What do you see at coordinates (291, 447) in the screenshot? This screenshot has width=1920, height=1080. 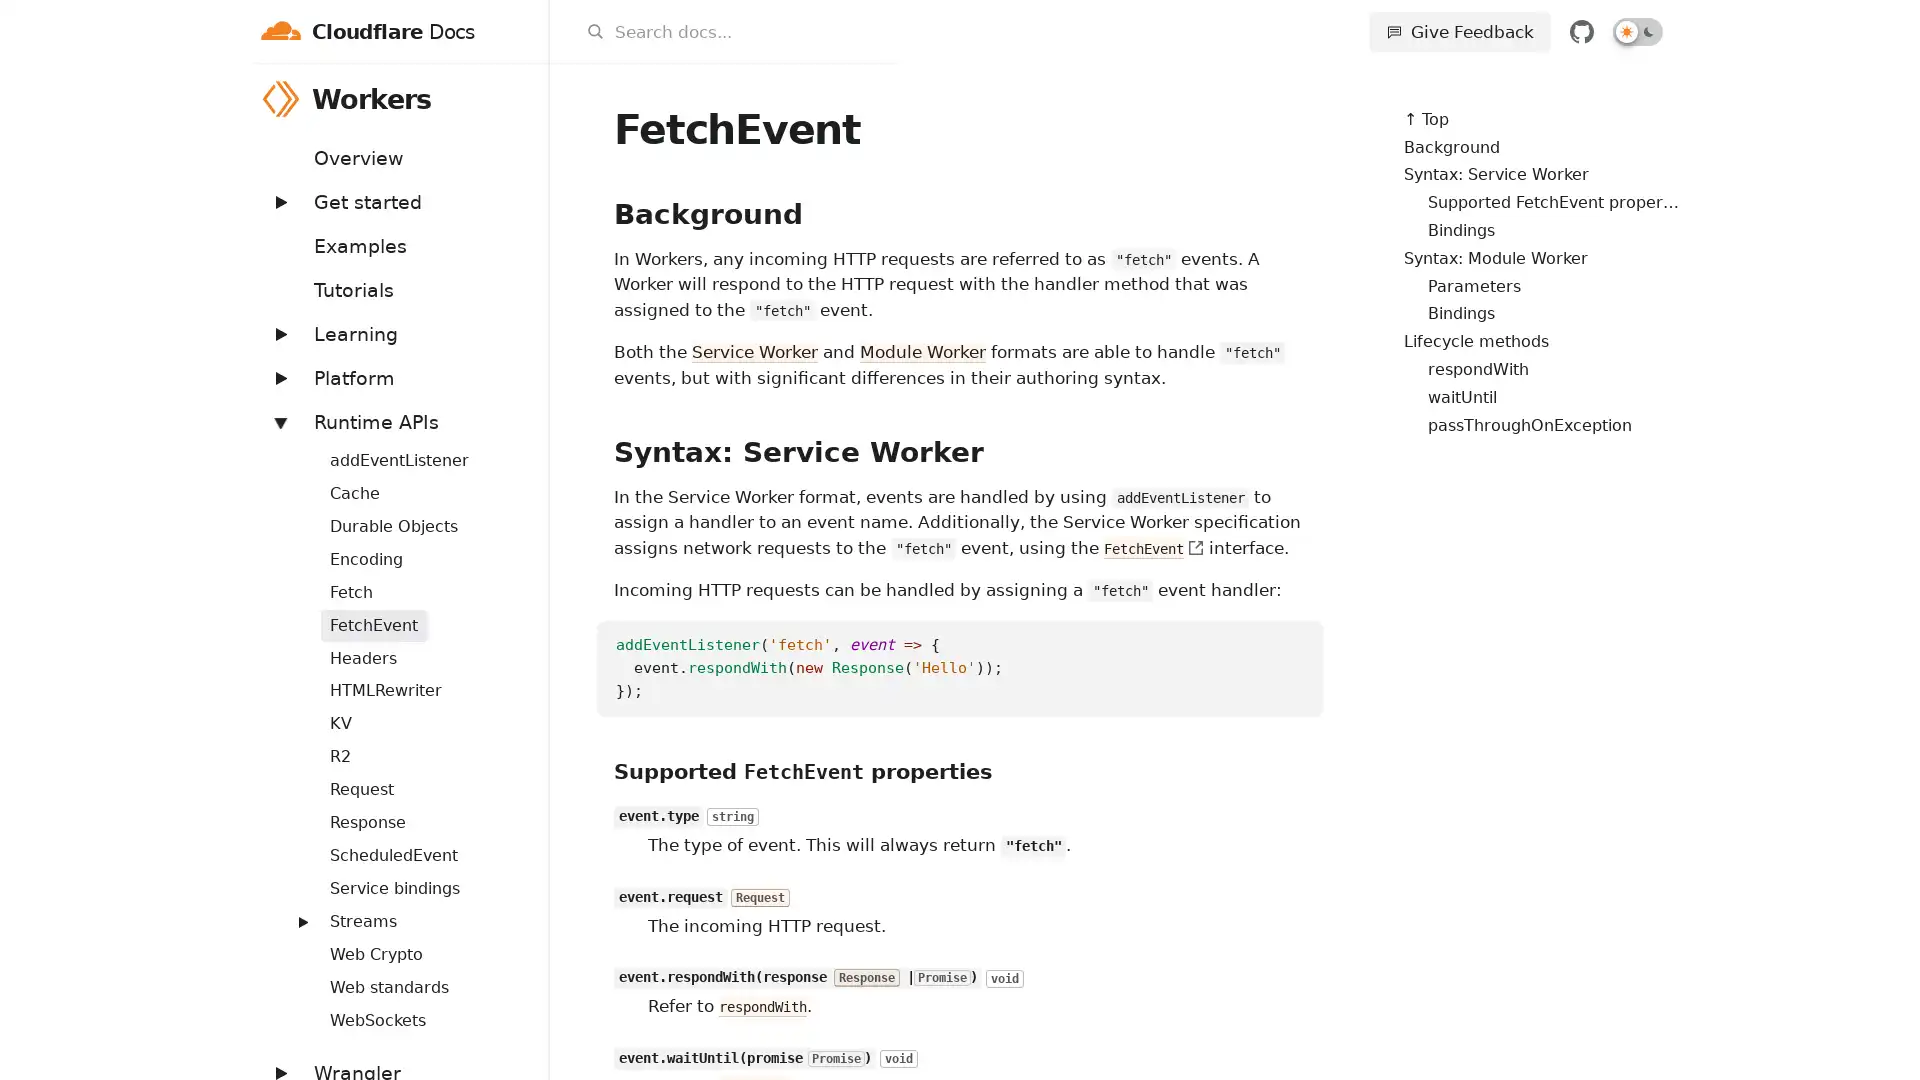 I see `Expand: Bindings` at bounding box center [291, 447].